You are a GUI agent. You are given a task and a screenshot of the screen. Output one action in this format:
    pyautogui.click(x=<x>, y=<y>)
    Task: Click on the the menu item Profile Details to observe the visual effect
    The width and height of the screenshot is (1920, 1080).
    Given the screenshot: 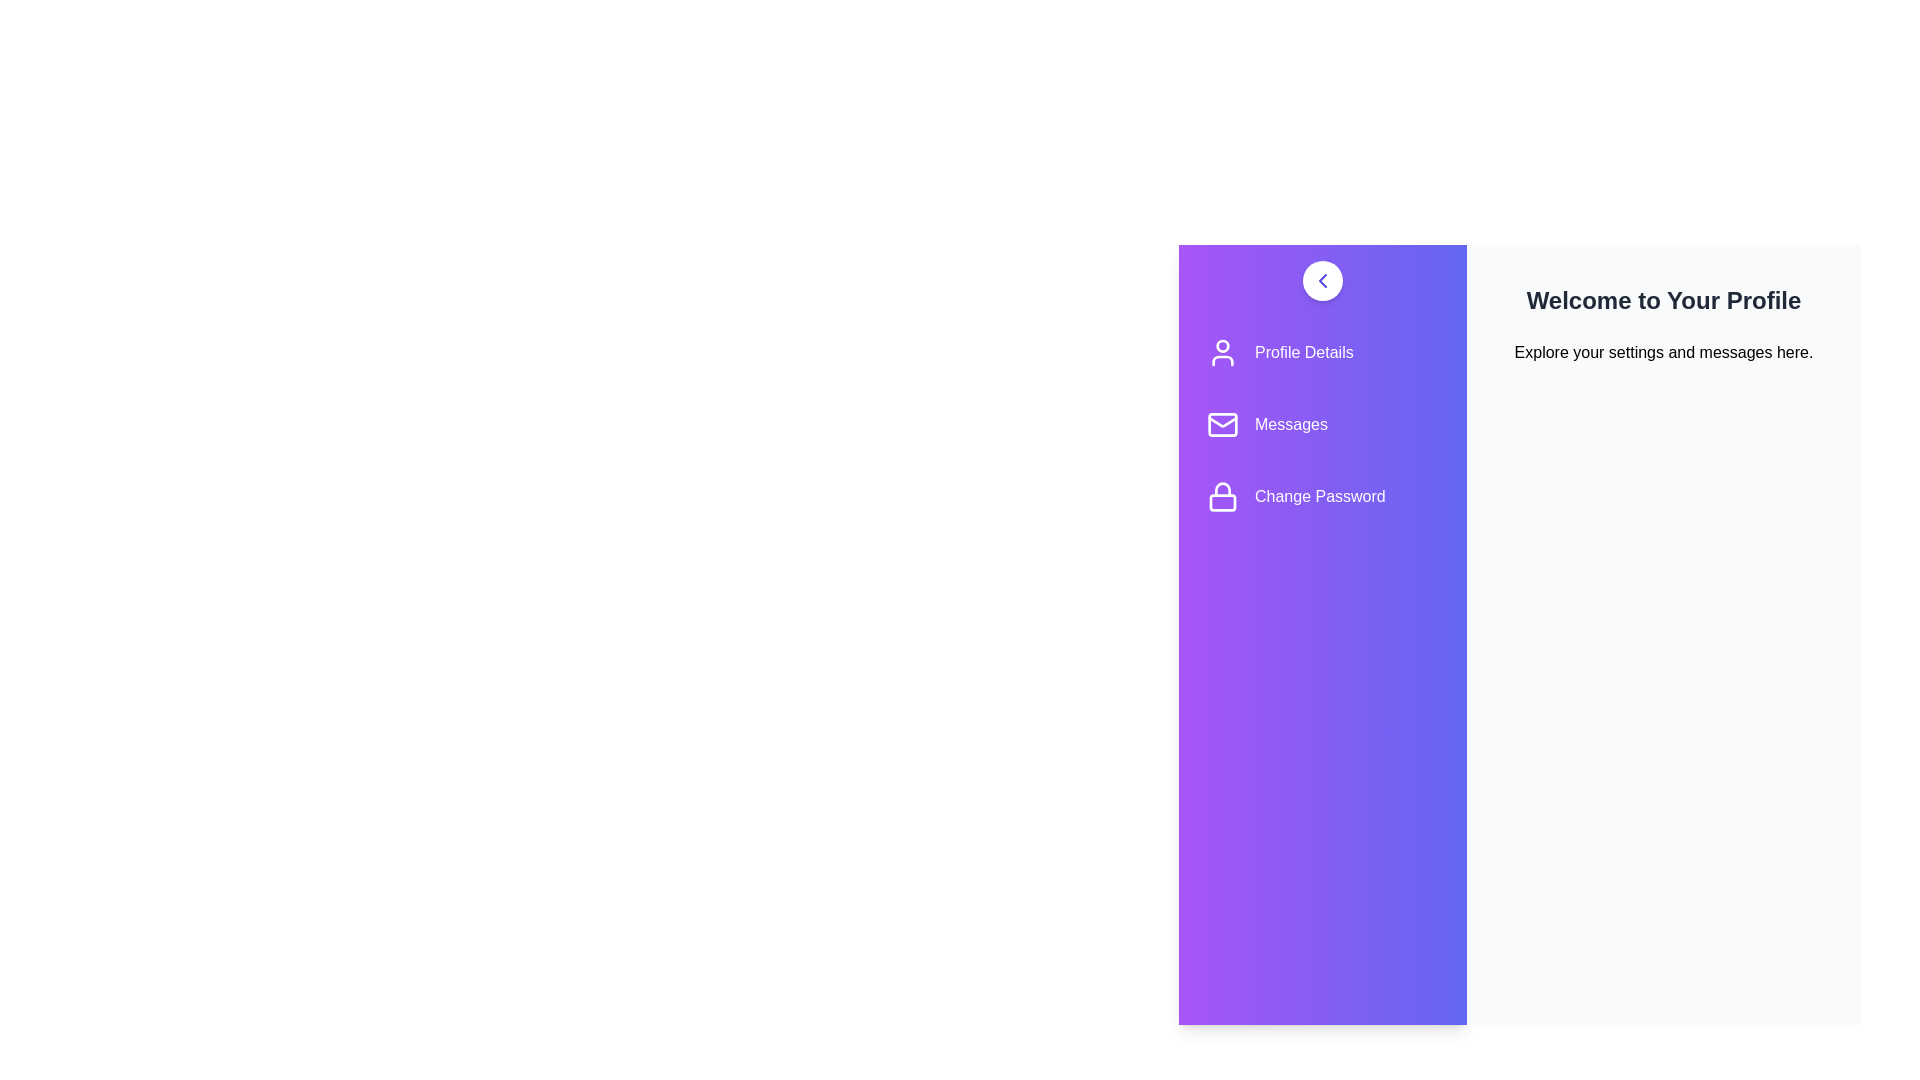 What is the action you would take?
    pyautogui.click(x=1323, y=352)
    